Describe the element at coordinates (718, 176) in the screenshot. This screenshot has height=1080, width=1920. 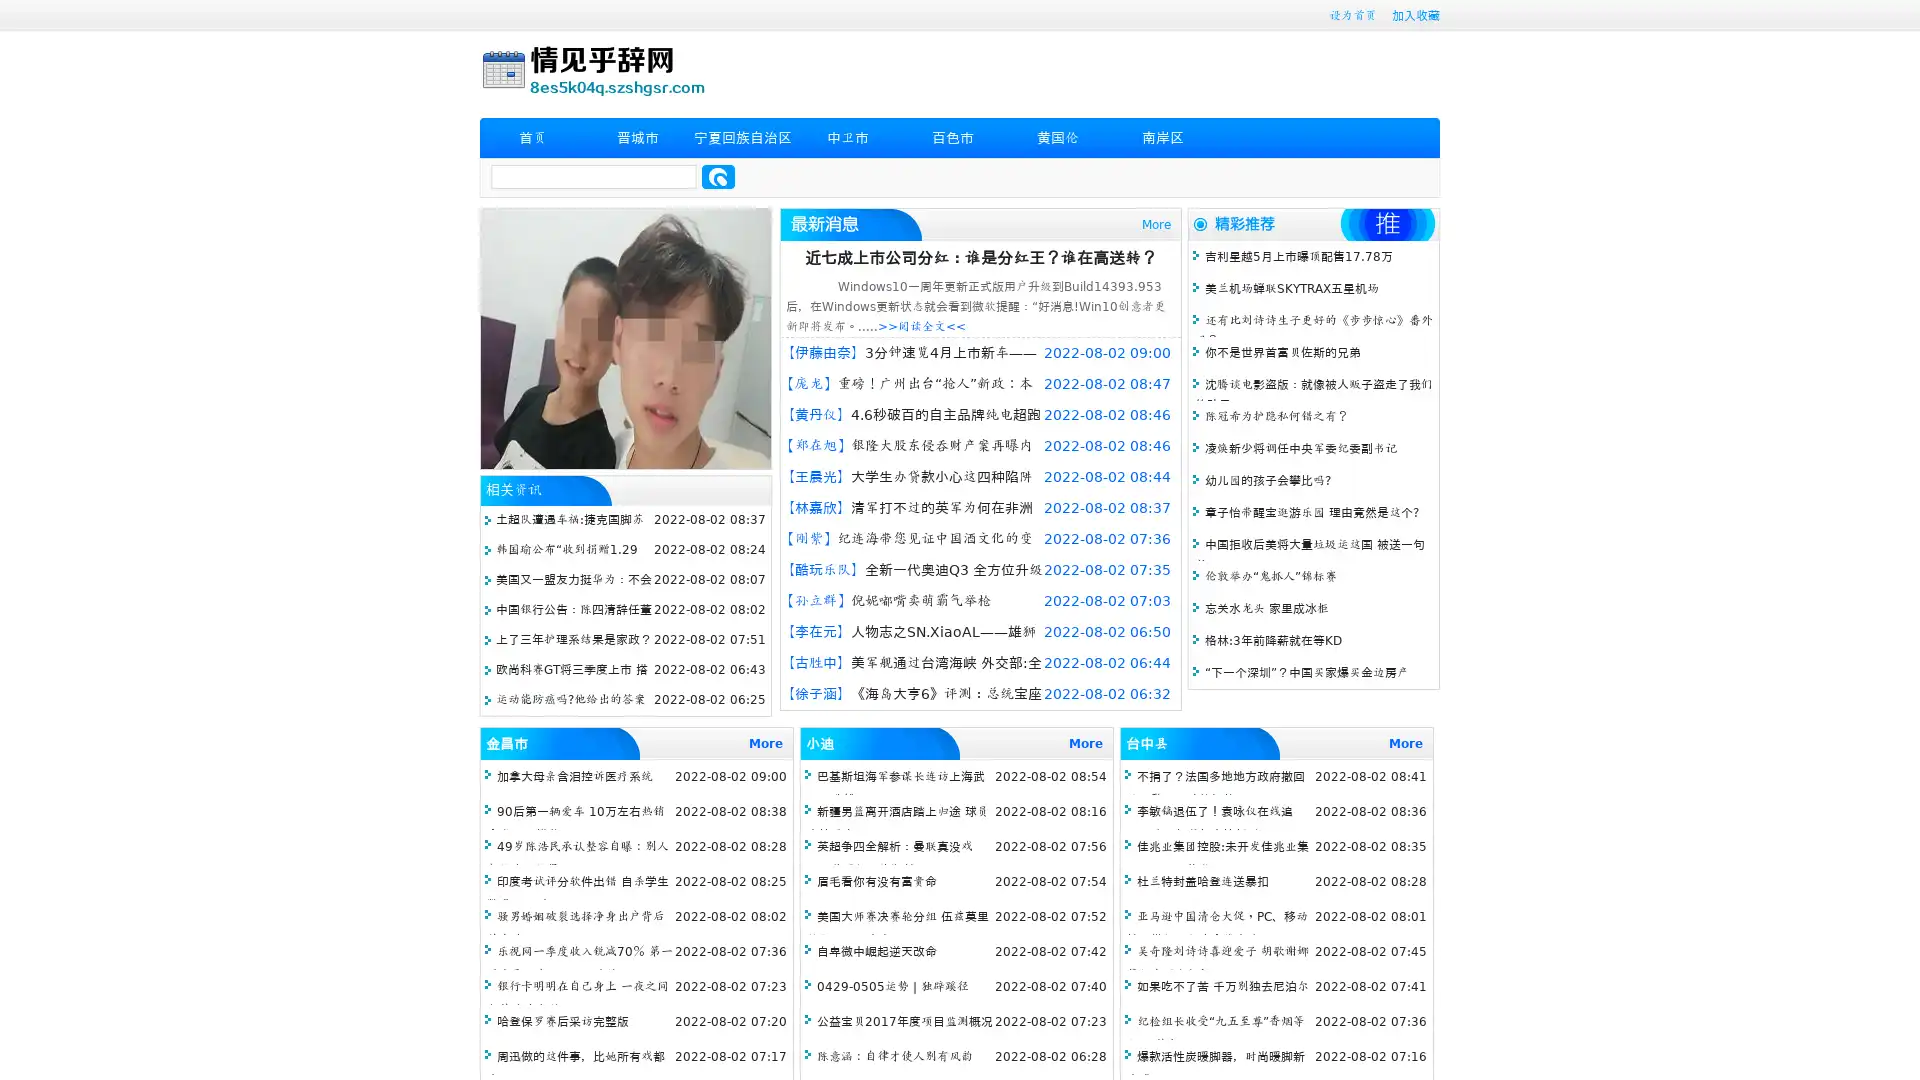
I see `Search` at that location.